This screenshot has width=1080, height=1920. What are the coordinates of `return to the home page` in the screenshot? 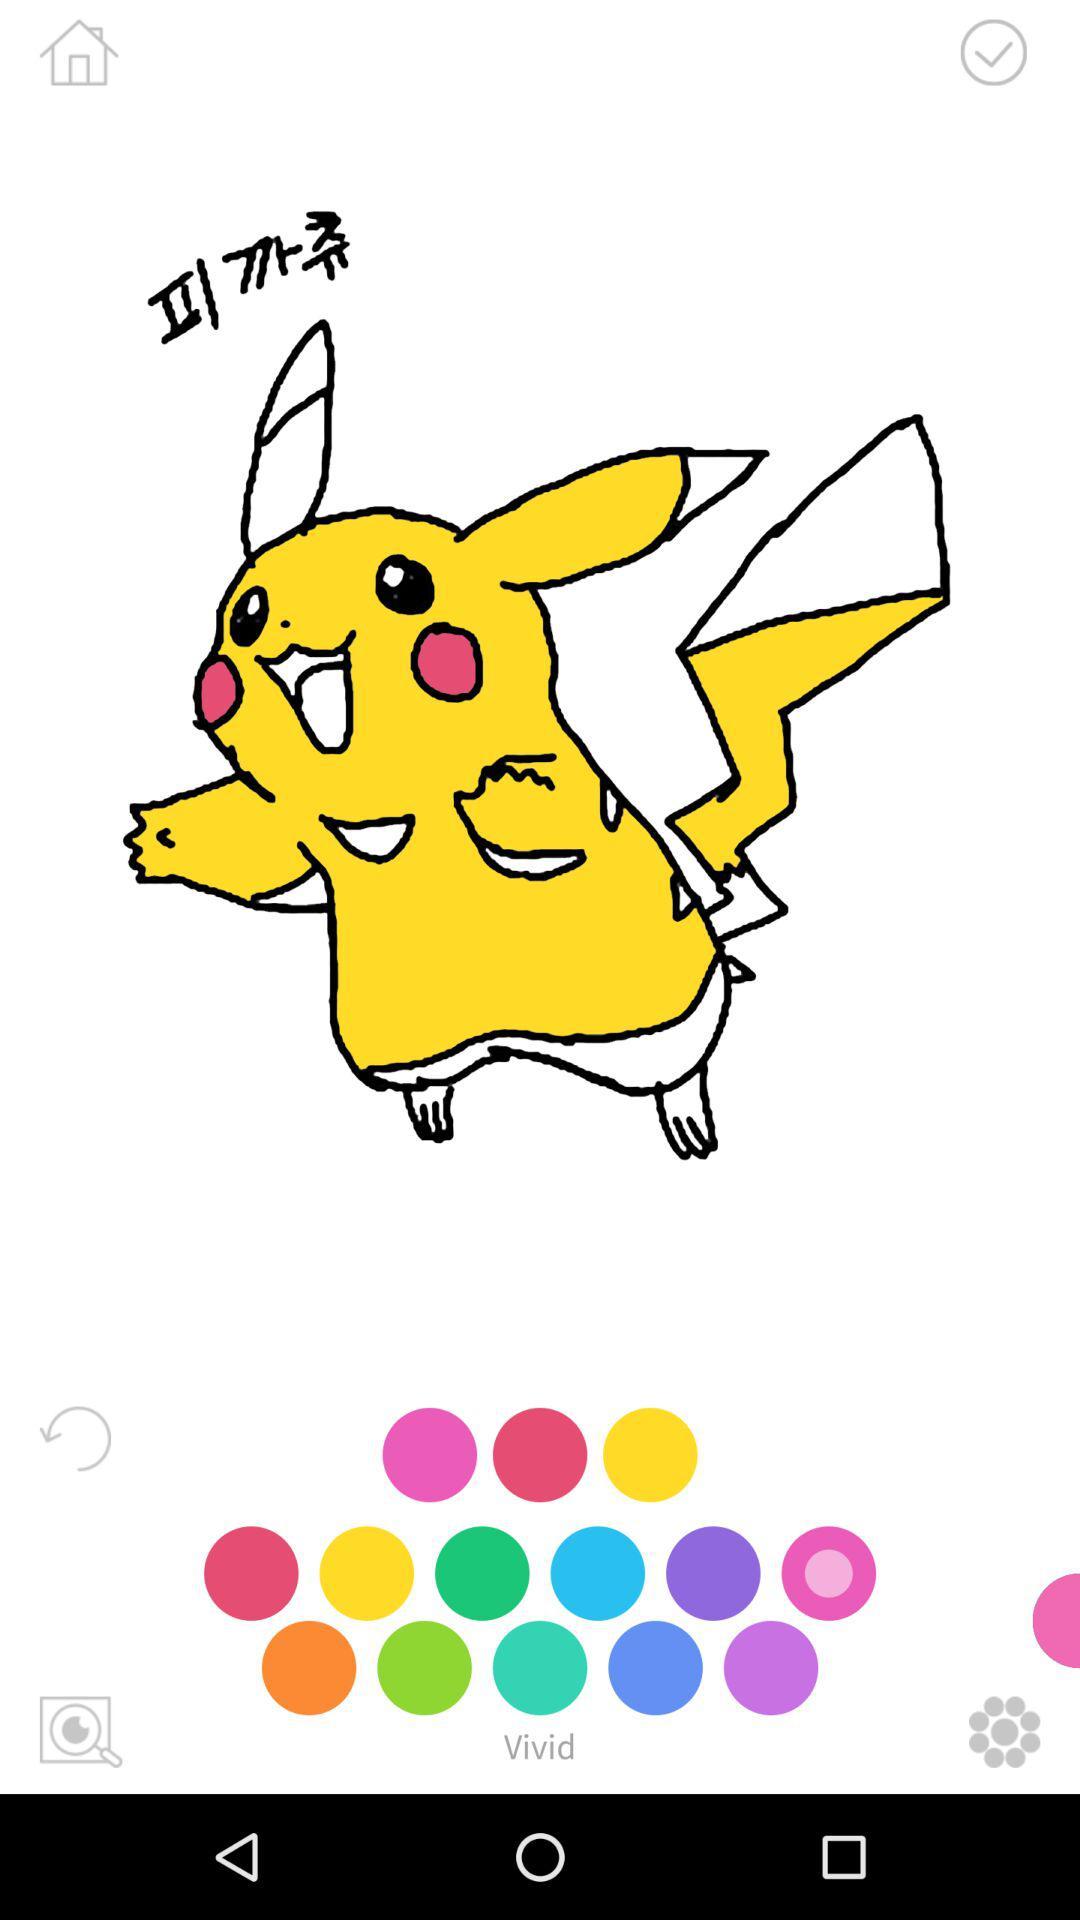 It's located at (78, 52).